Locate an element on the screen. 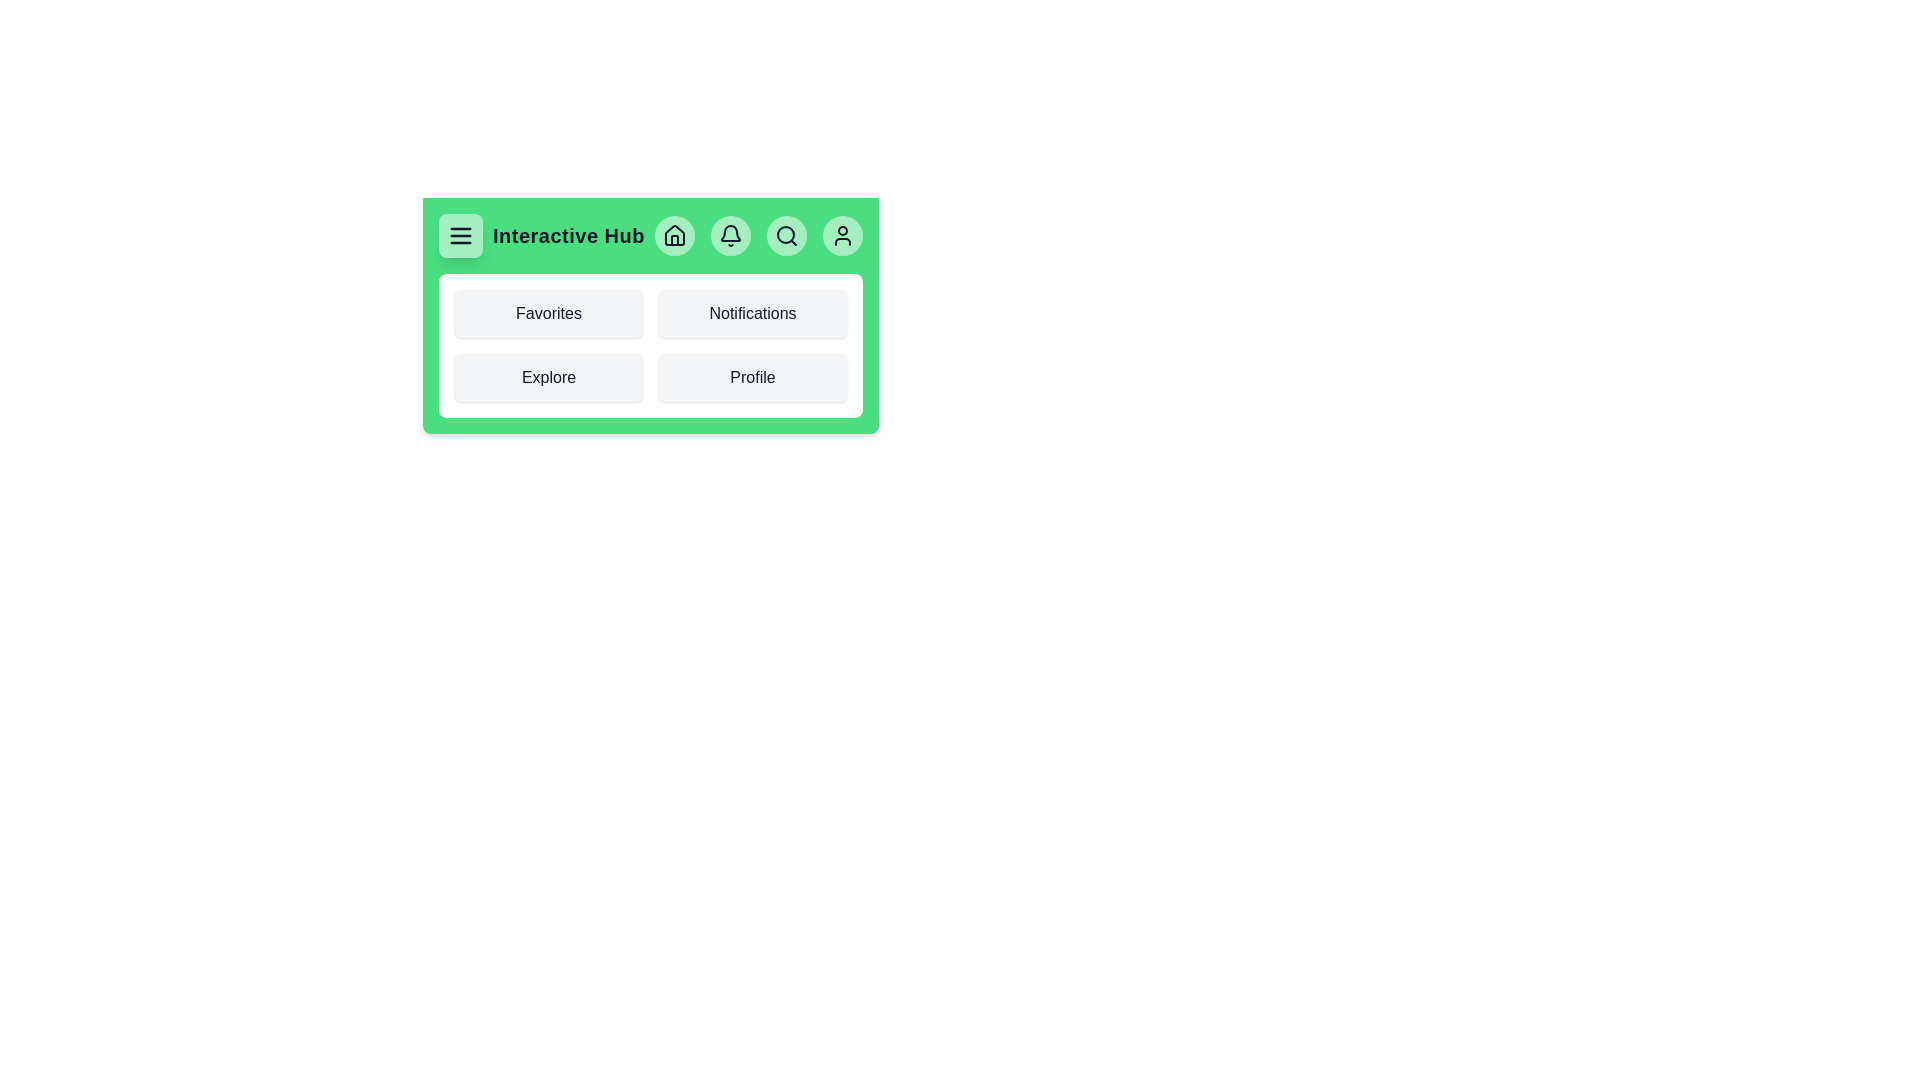  the Notifications navigation button is located at coordinates (752, 313).